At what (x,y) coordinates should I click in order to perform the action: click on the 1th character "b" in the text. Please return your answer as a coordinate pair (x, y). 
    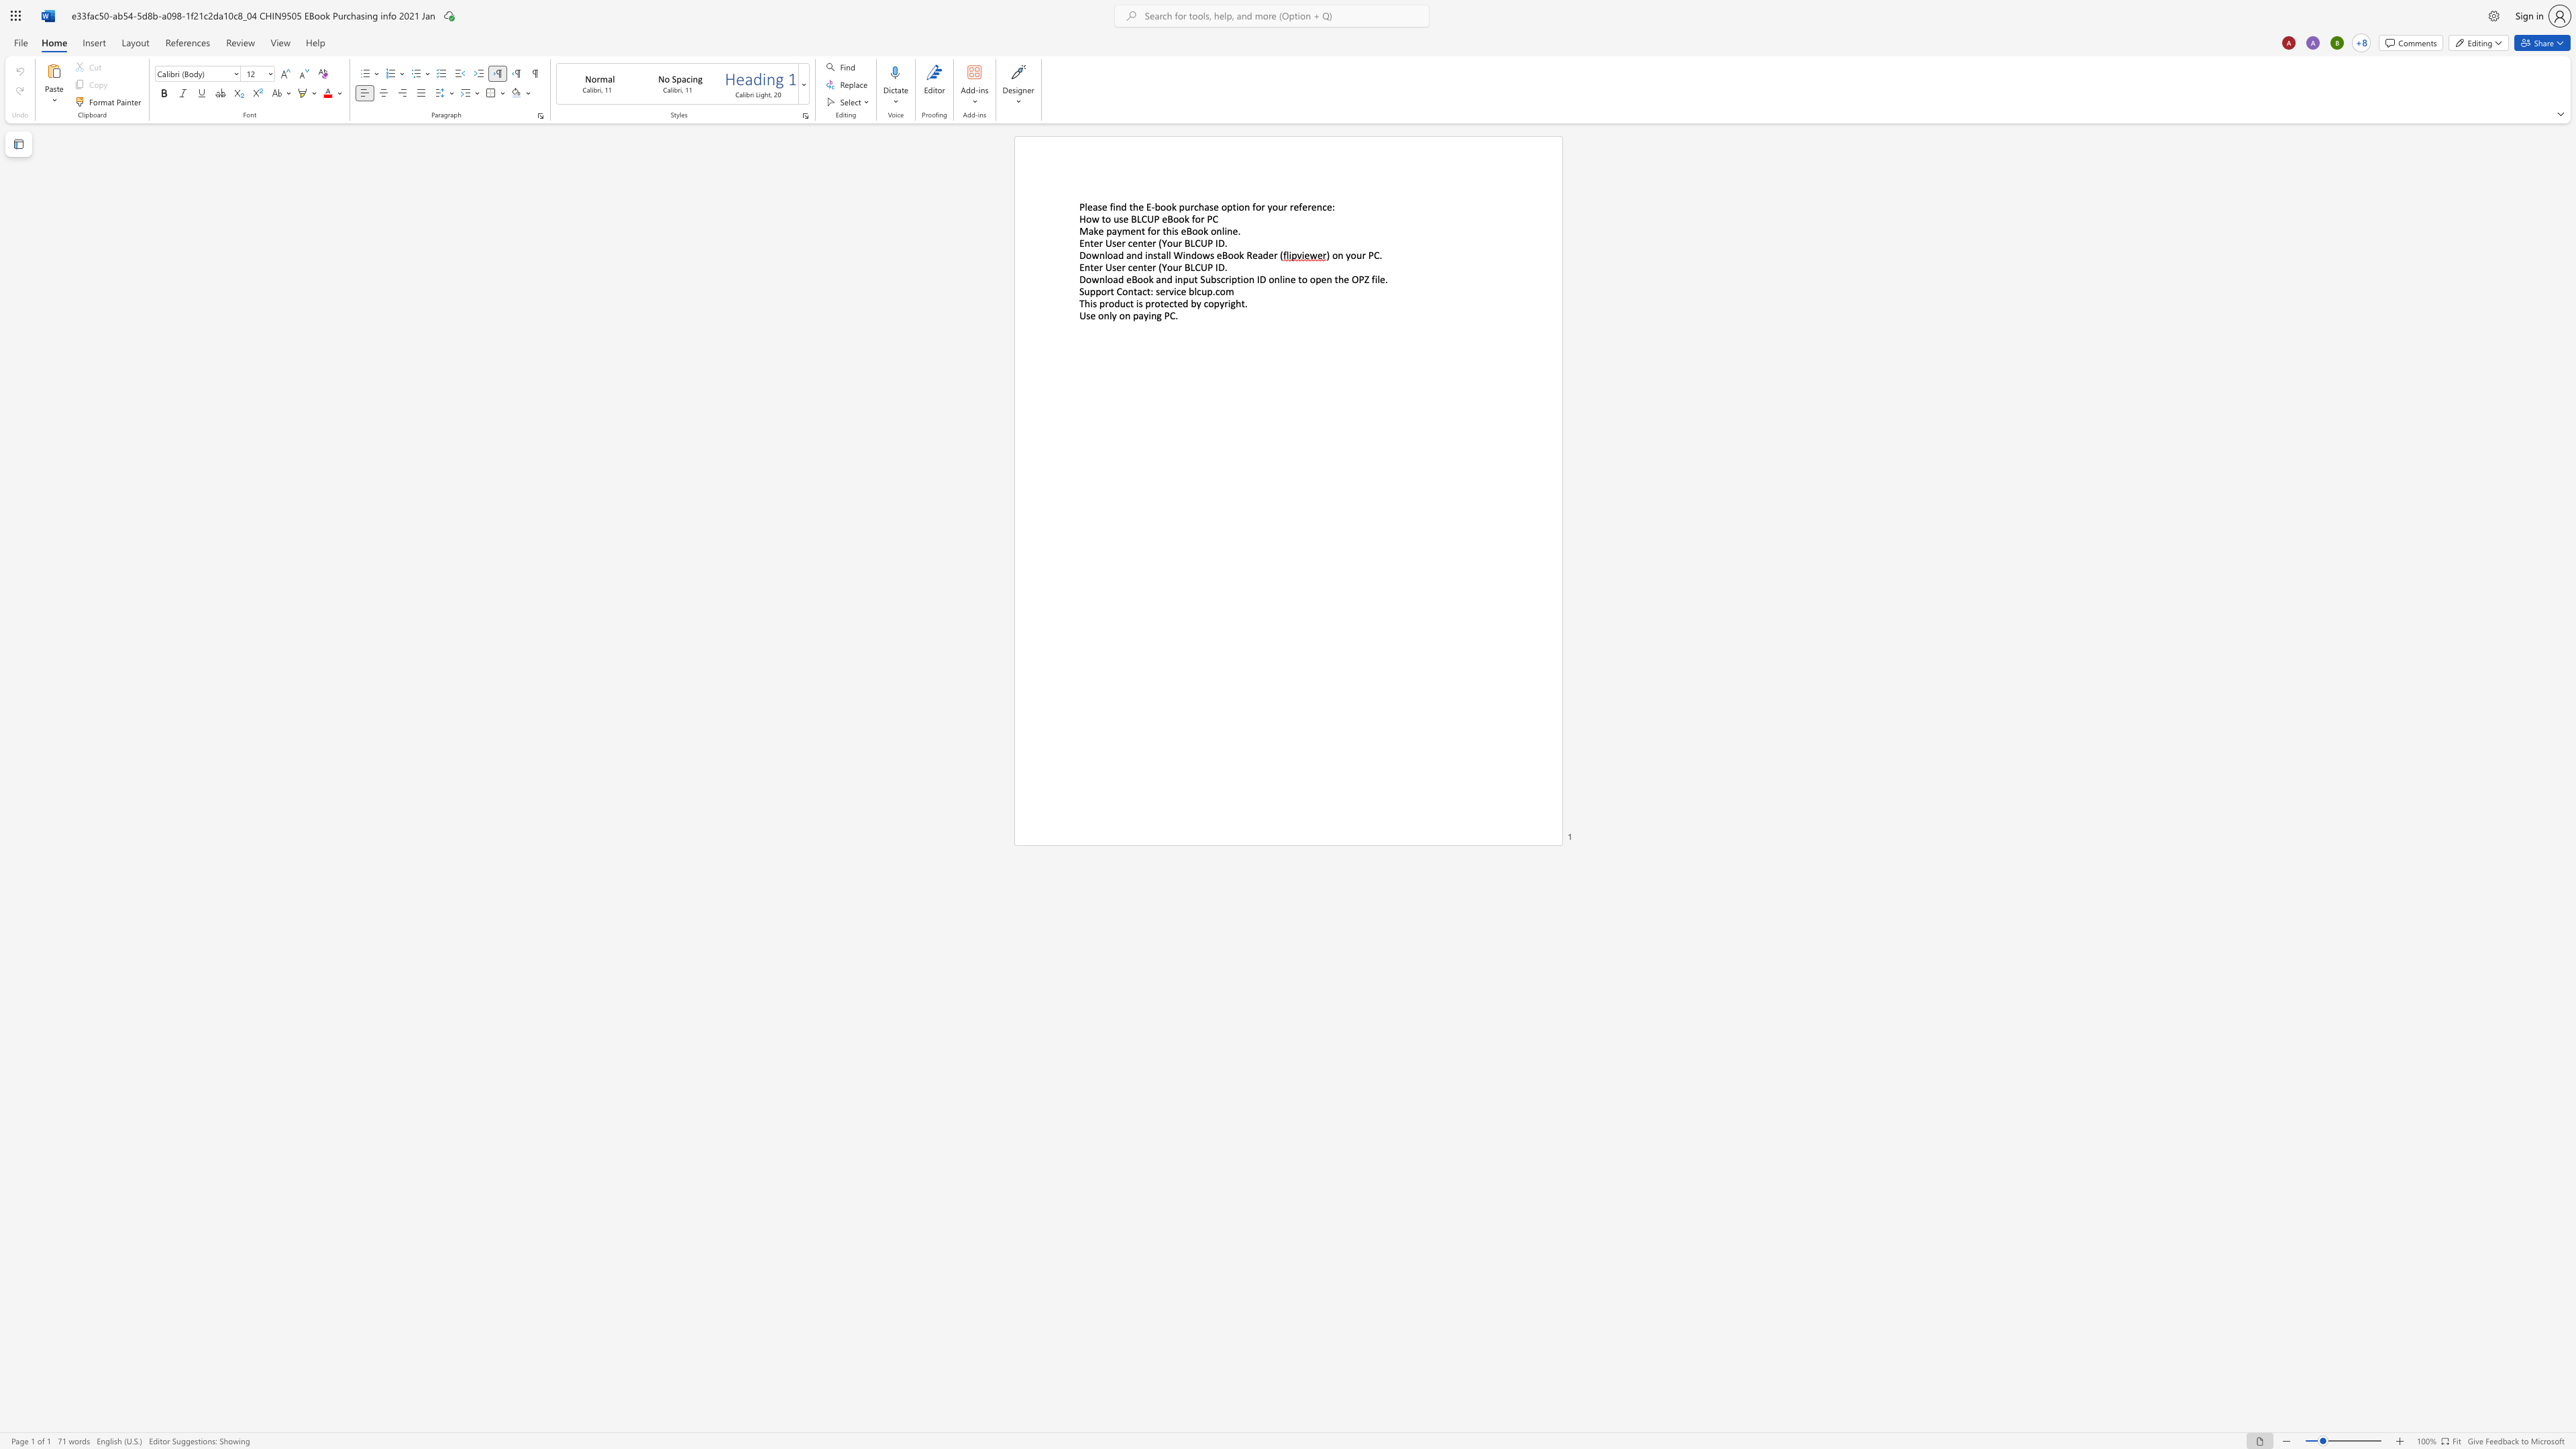
    Looking at the image, I should click on (1156, 206).